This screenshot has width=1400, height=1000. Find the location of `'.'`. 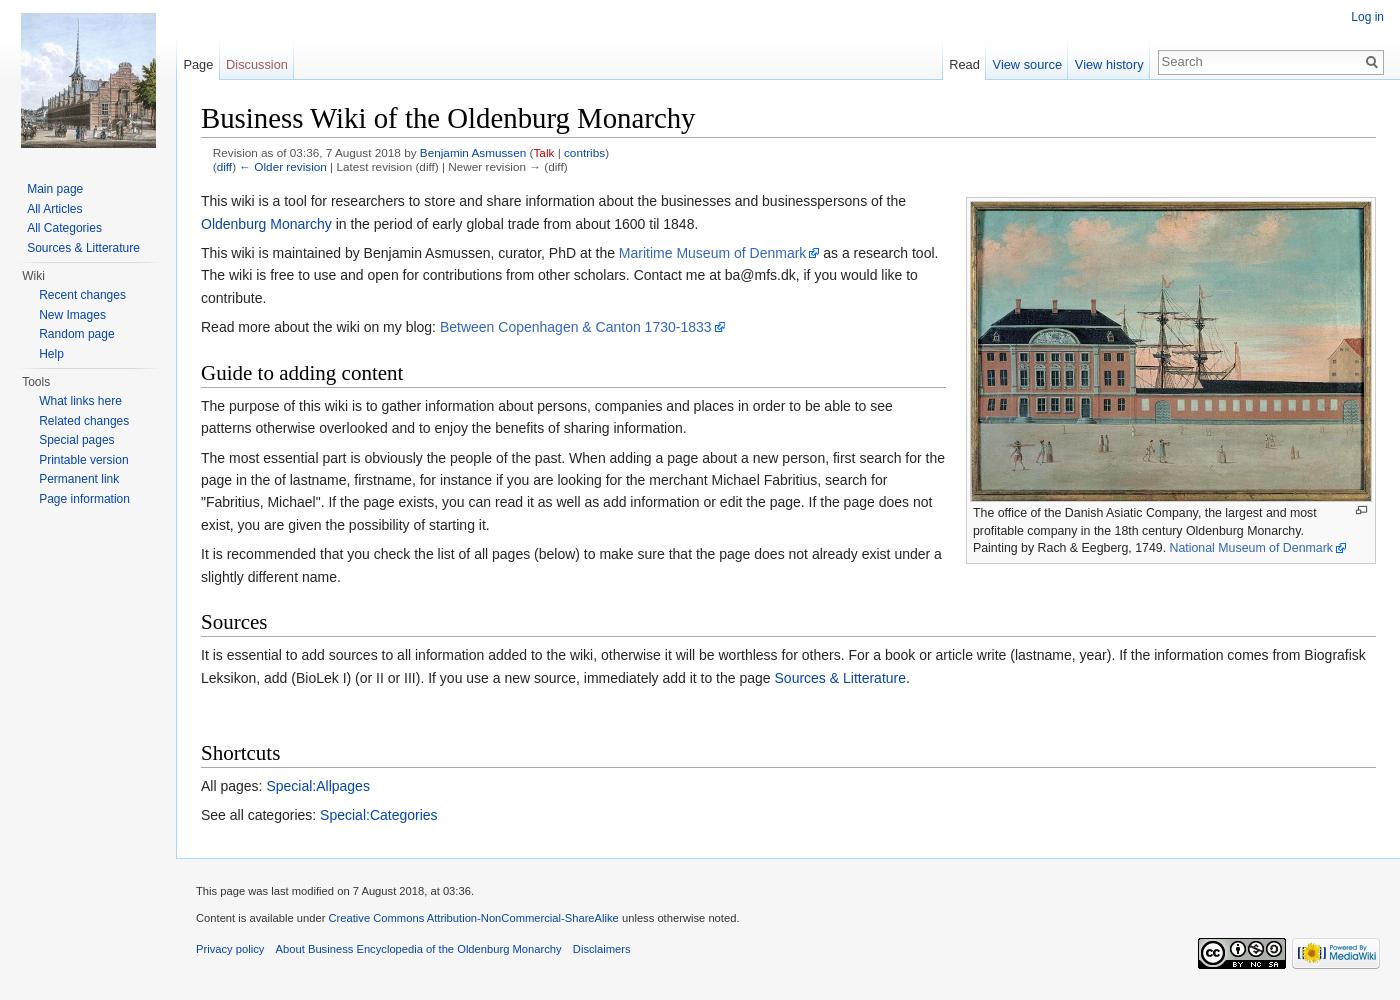

'.' is located at coordinates (907, 677).